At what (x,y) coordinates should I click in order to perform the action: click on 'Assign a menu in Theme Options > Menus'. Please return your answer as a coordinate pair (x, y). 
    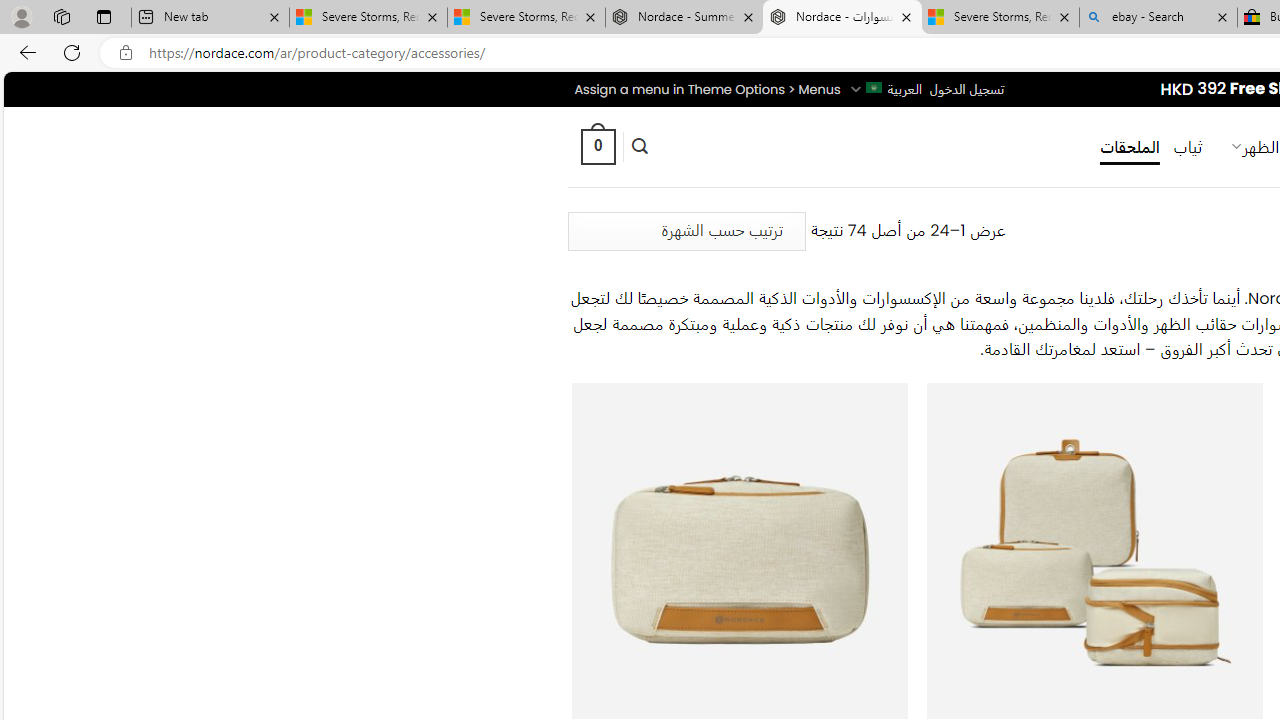
    Looking at the image, I should click on (707, 88).